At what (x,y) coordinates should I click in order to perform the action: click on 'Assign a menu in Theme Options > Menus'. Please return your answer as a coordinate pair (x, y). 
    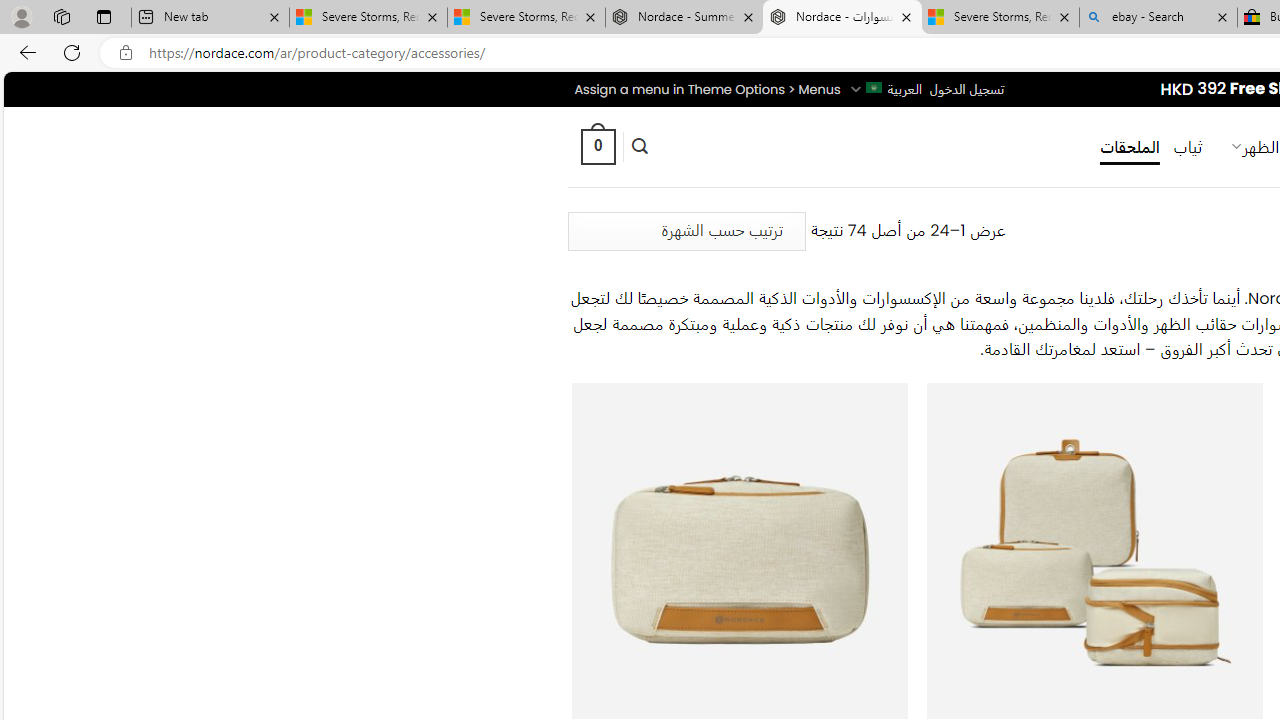
    Looking at the image, I should click on (707, 88).